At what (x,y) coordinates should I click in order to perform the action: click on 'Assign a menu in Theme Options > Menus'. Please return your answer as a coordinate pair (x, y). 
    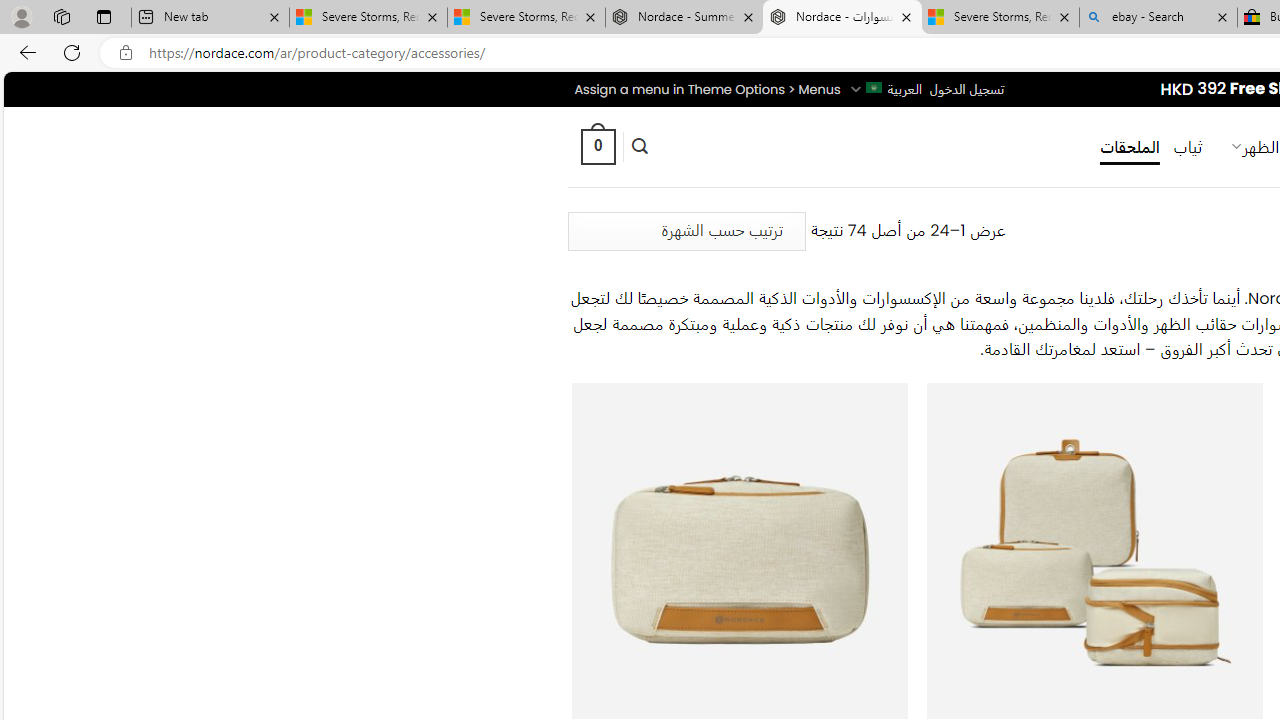
    Looking at the image, I should click on (707, 88).